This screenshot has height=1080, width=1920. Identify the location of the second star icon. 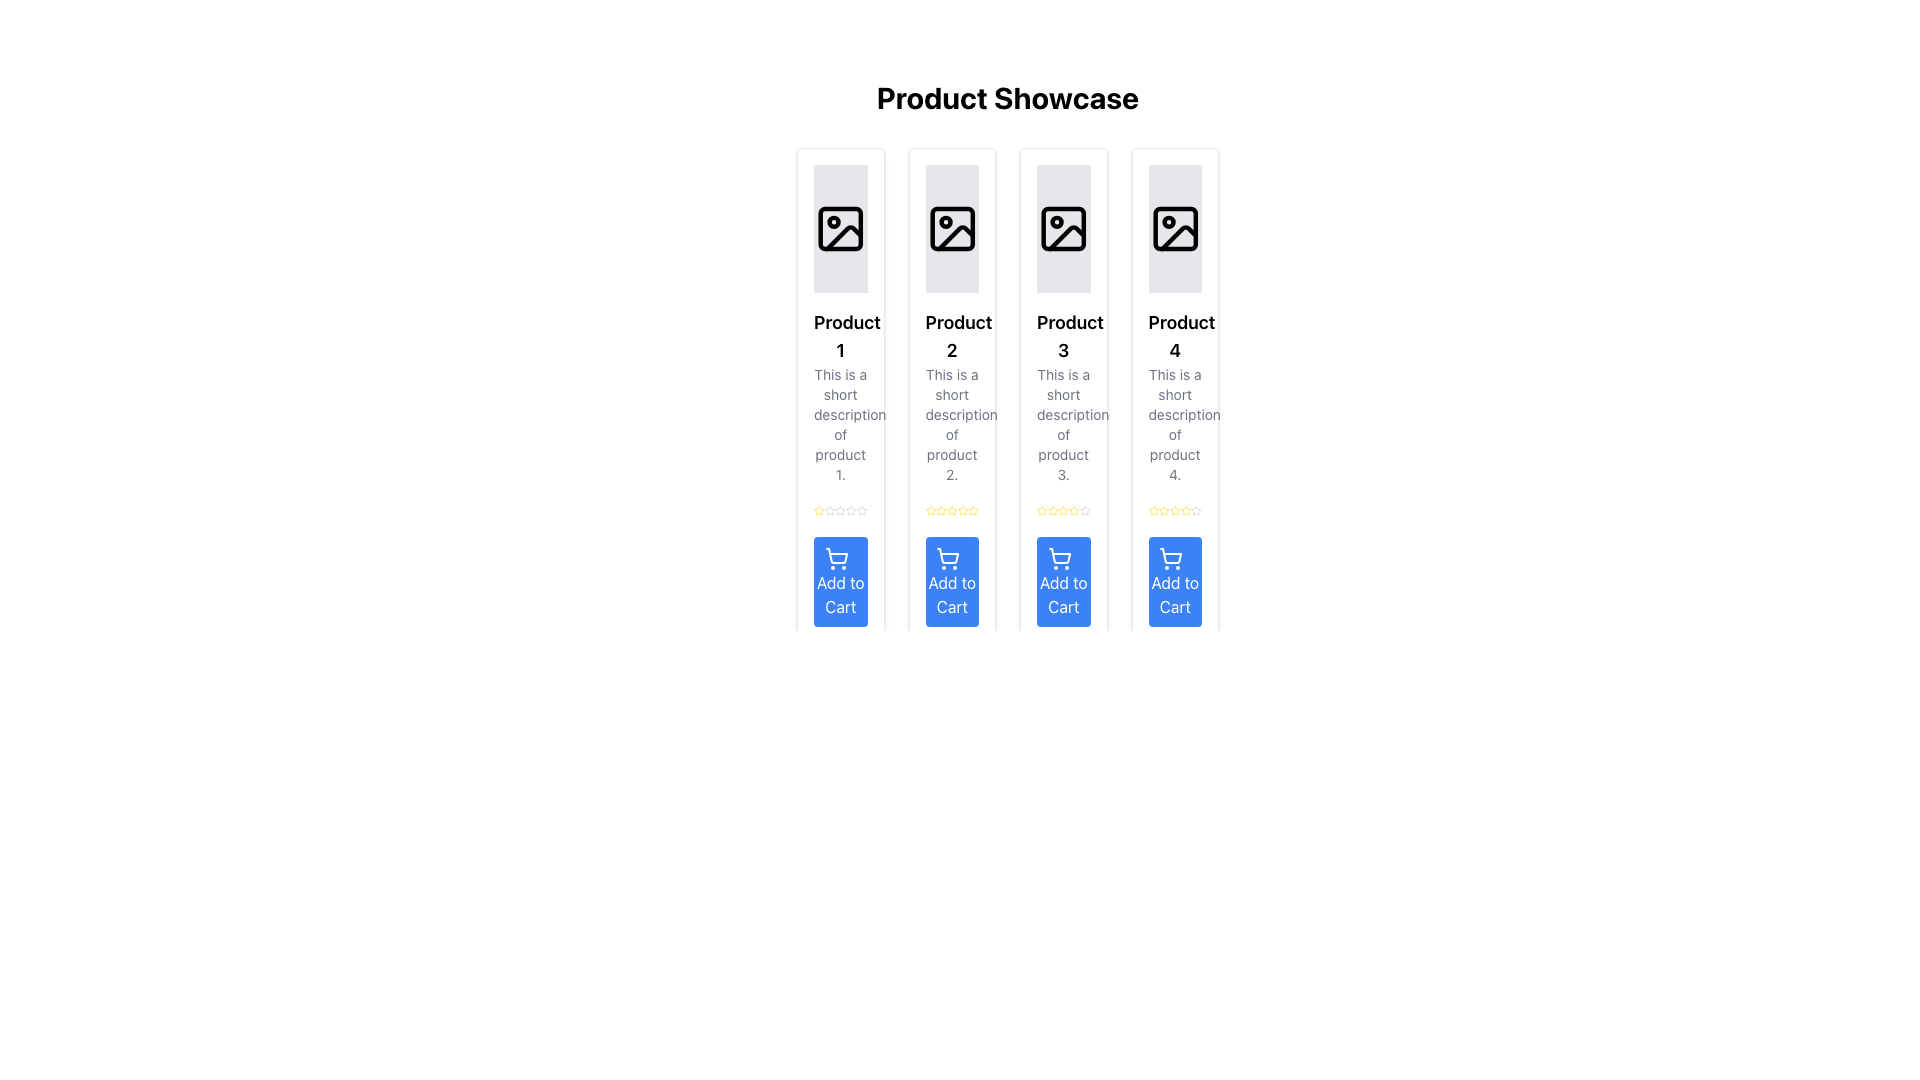
(929, 509).